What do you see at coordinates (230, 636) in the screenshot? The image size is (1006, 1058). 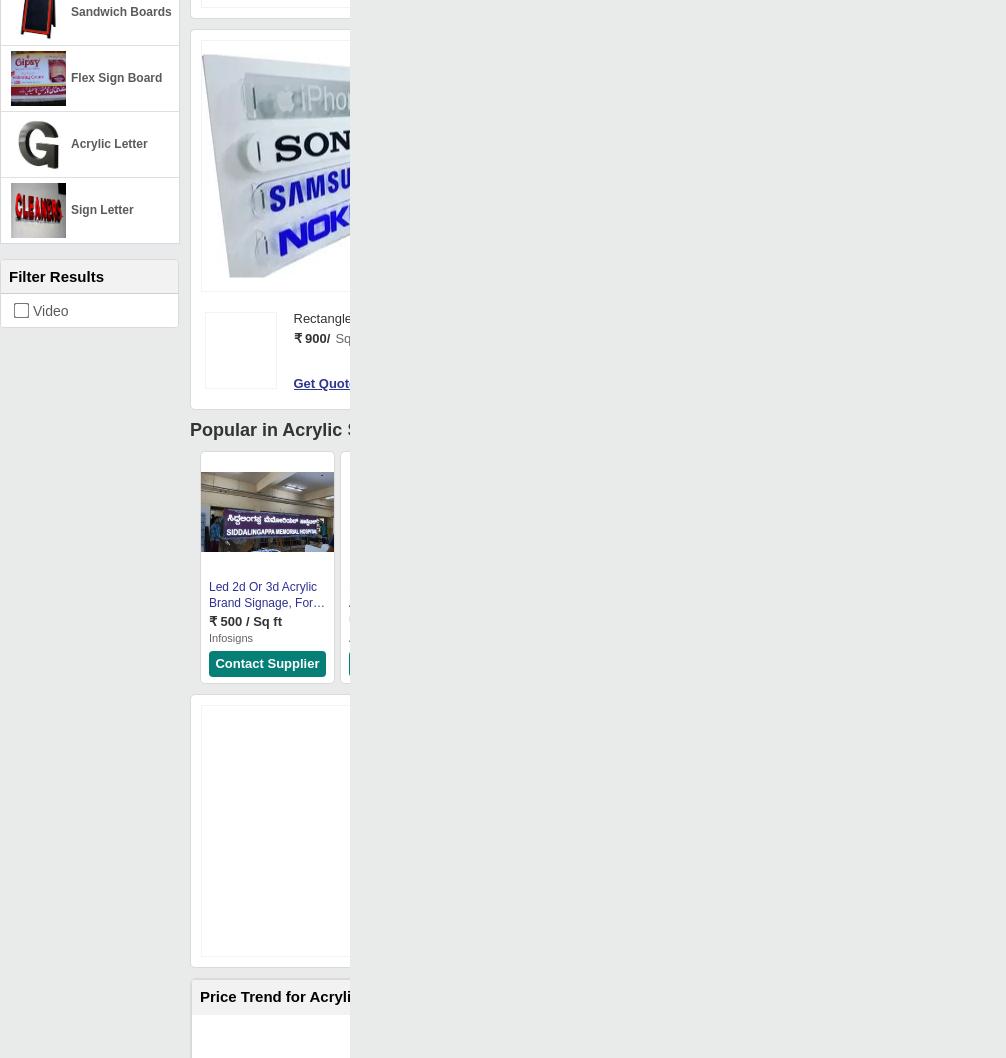 I see `'Infosigns'` at bounding box center [230, 636].